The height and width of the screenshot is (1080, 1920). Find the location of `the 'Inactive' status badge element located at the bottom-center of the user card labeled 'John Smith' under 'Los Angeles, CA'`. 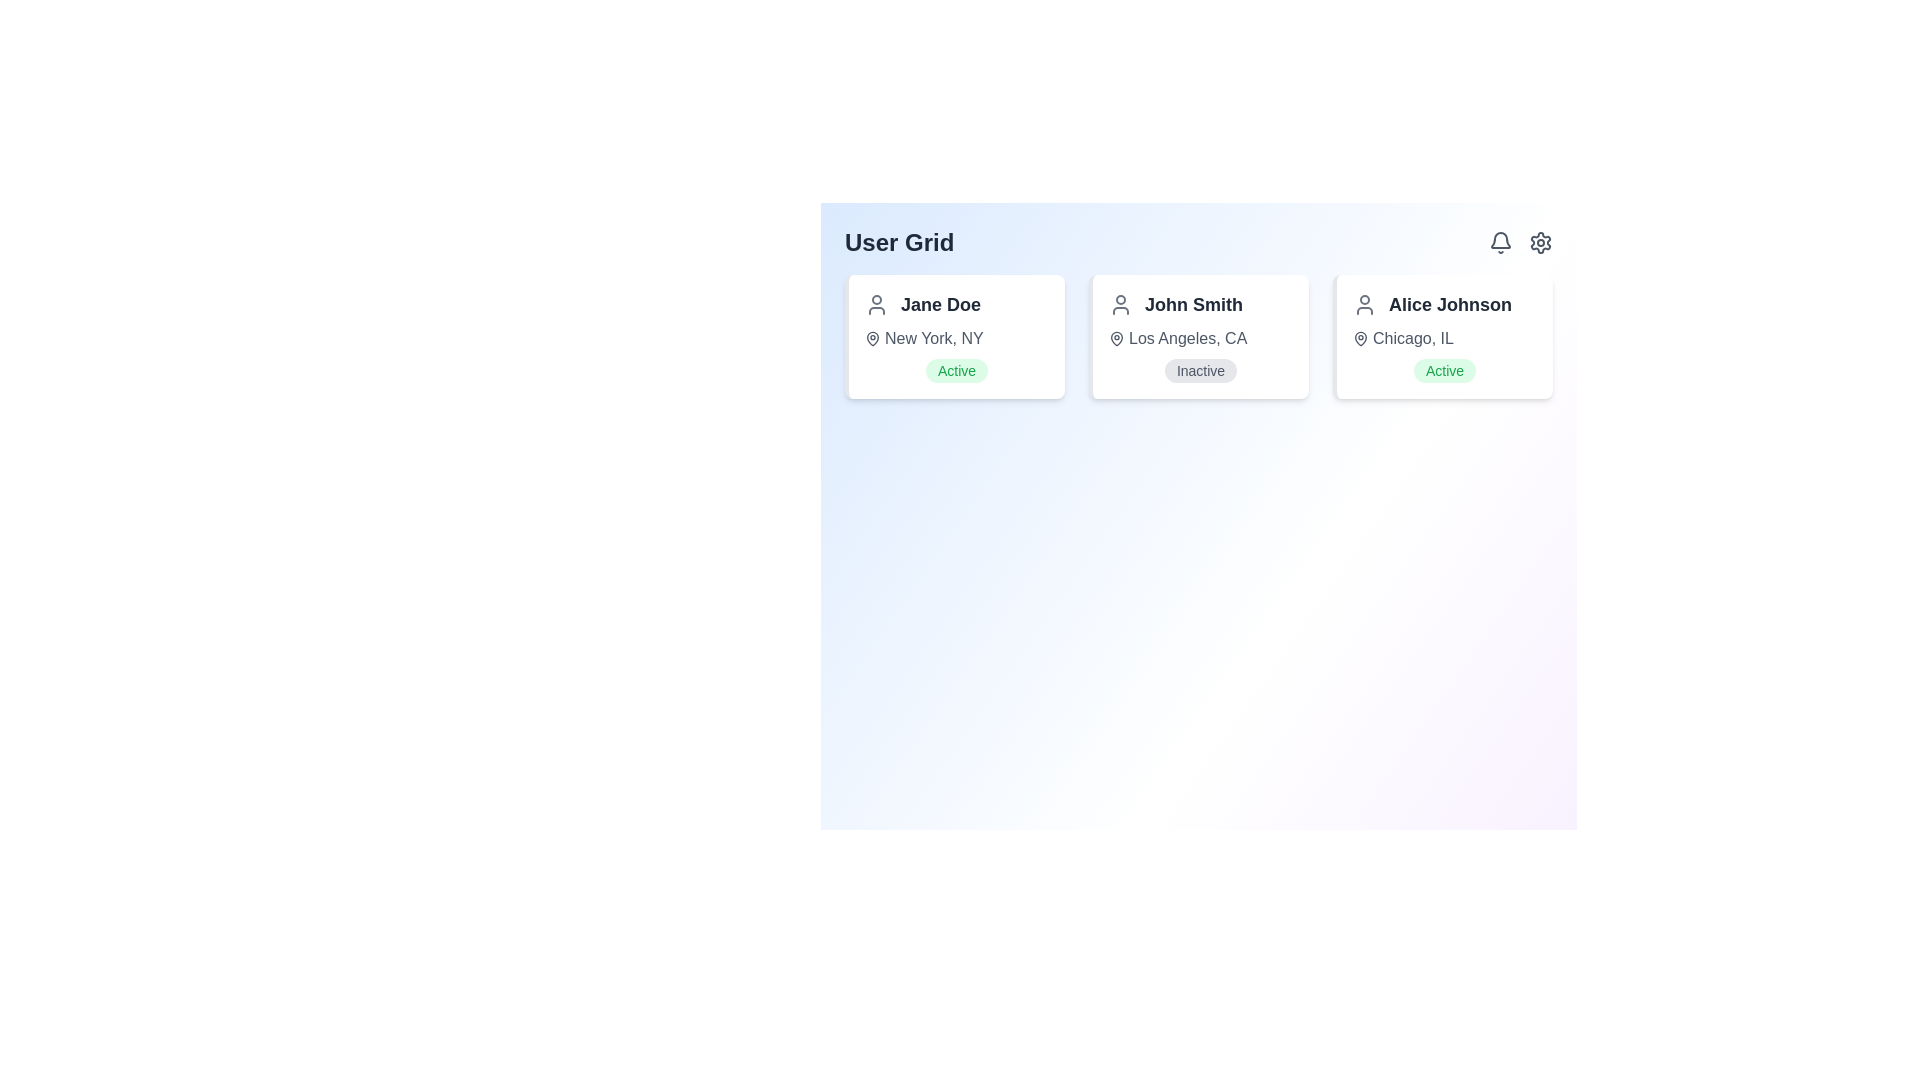

the 'Inactive' status badge element located at the bottom-center of the user card labeled 'John Smith' under 'Los Angeles, CA' is located at coordinates (1200, 370).